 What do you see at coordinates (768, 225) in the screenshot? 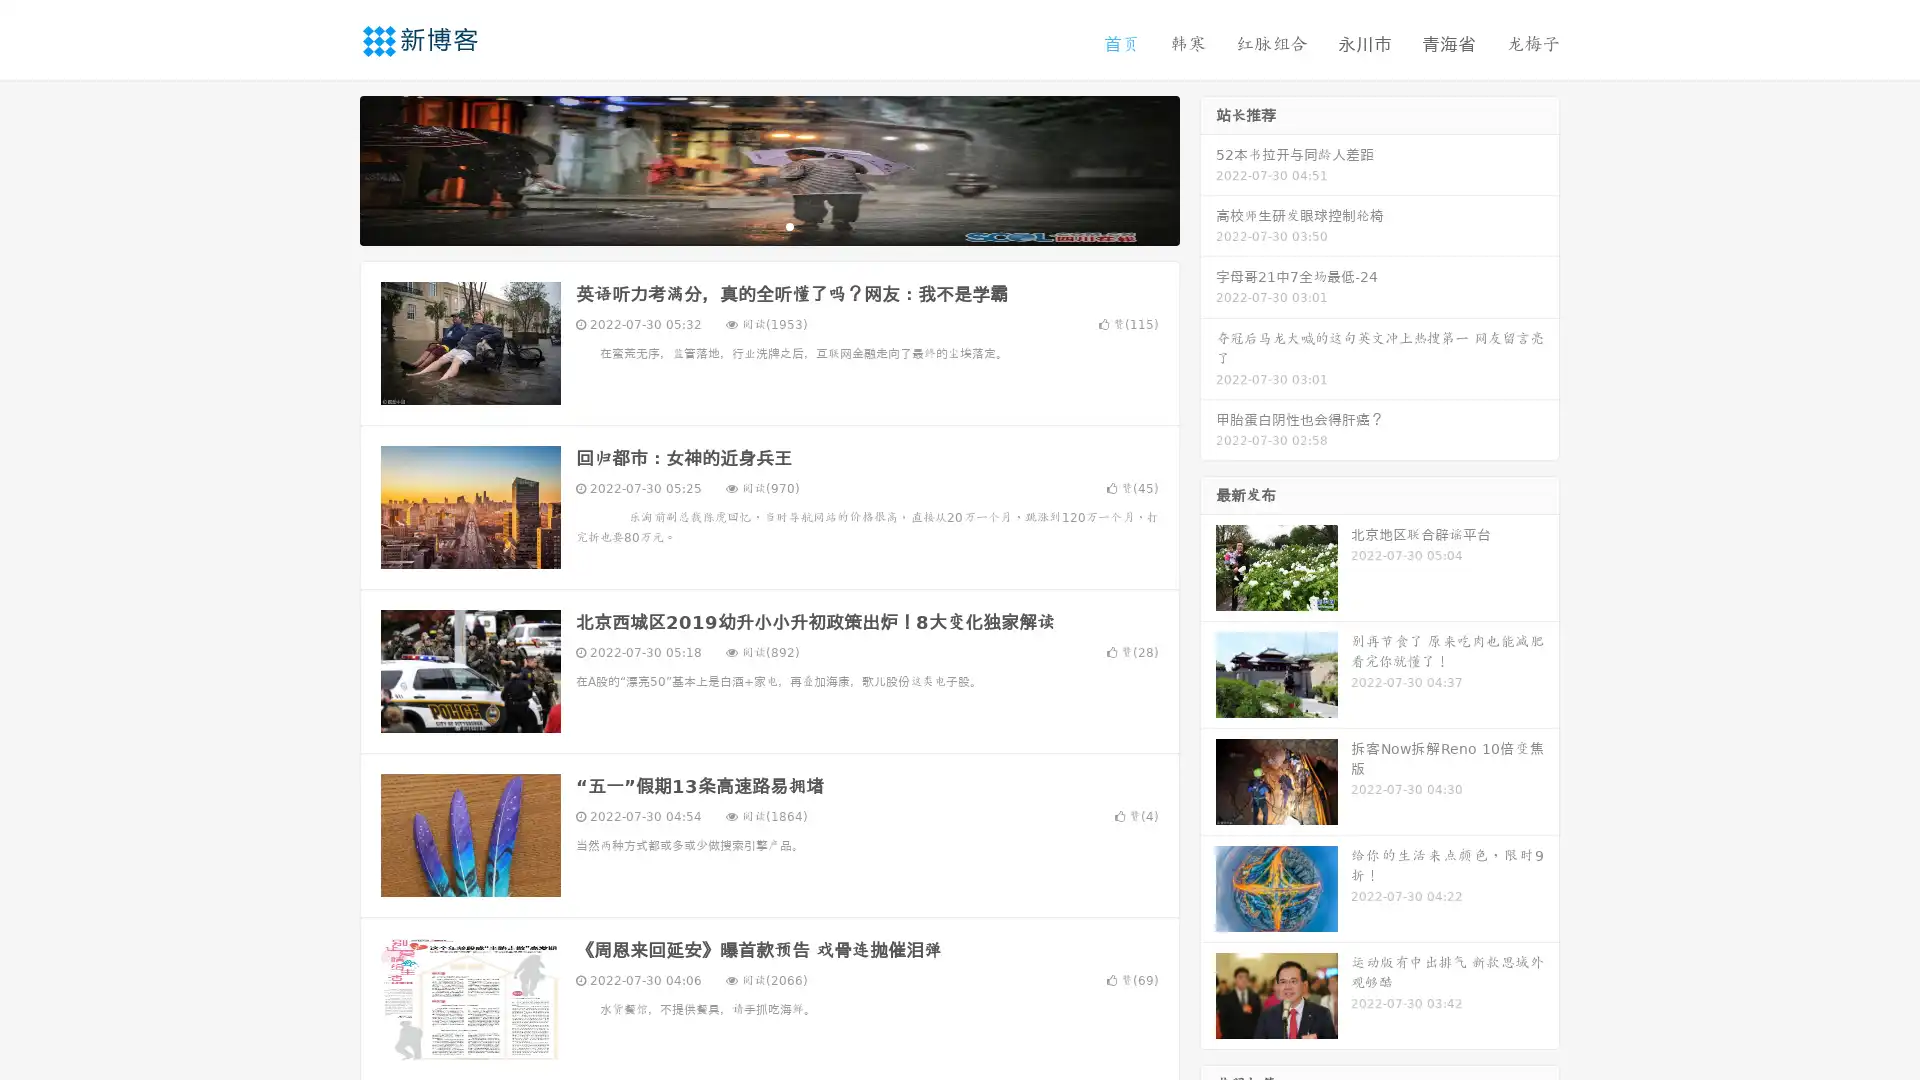
I see `Go to slide 2` at bounding box center [768, 225].